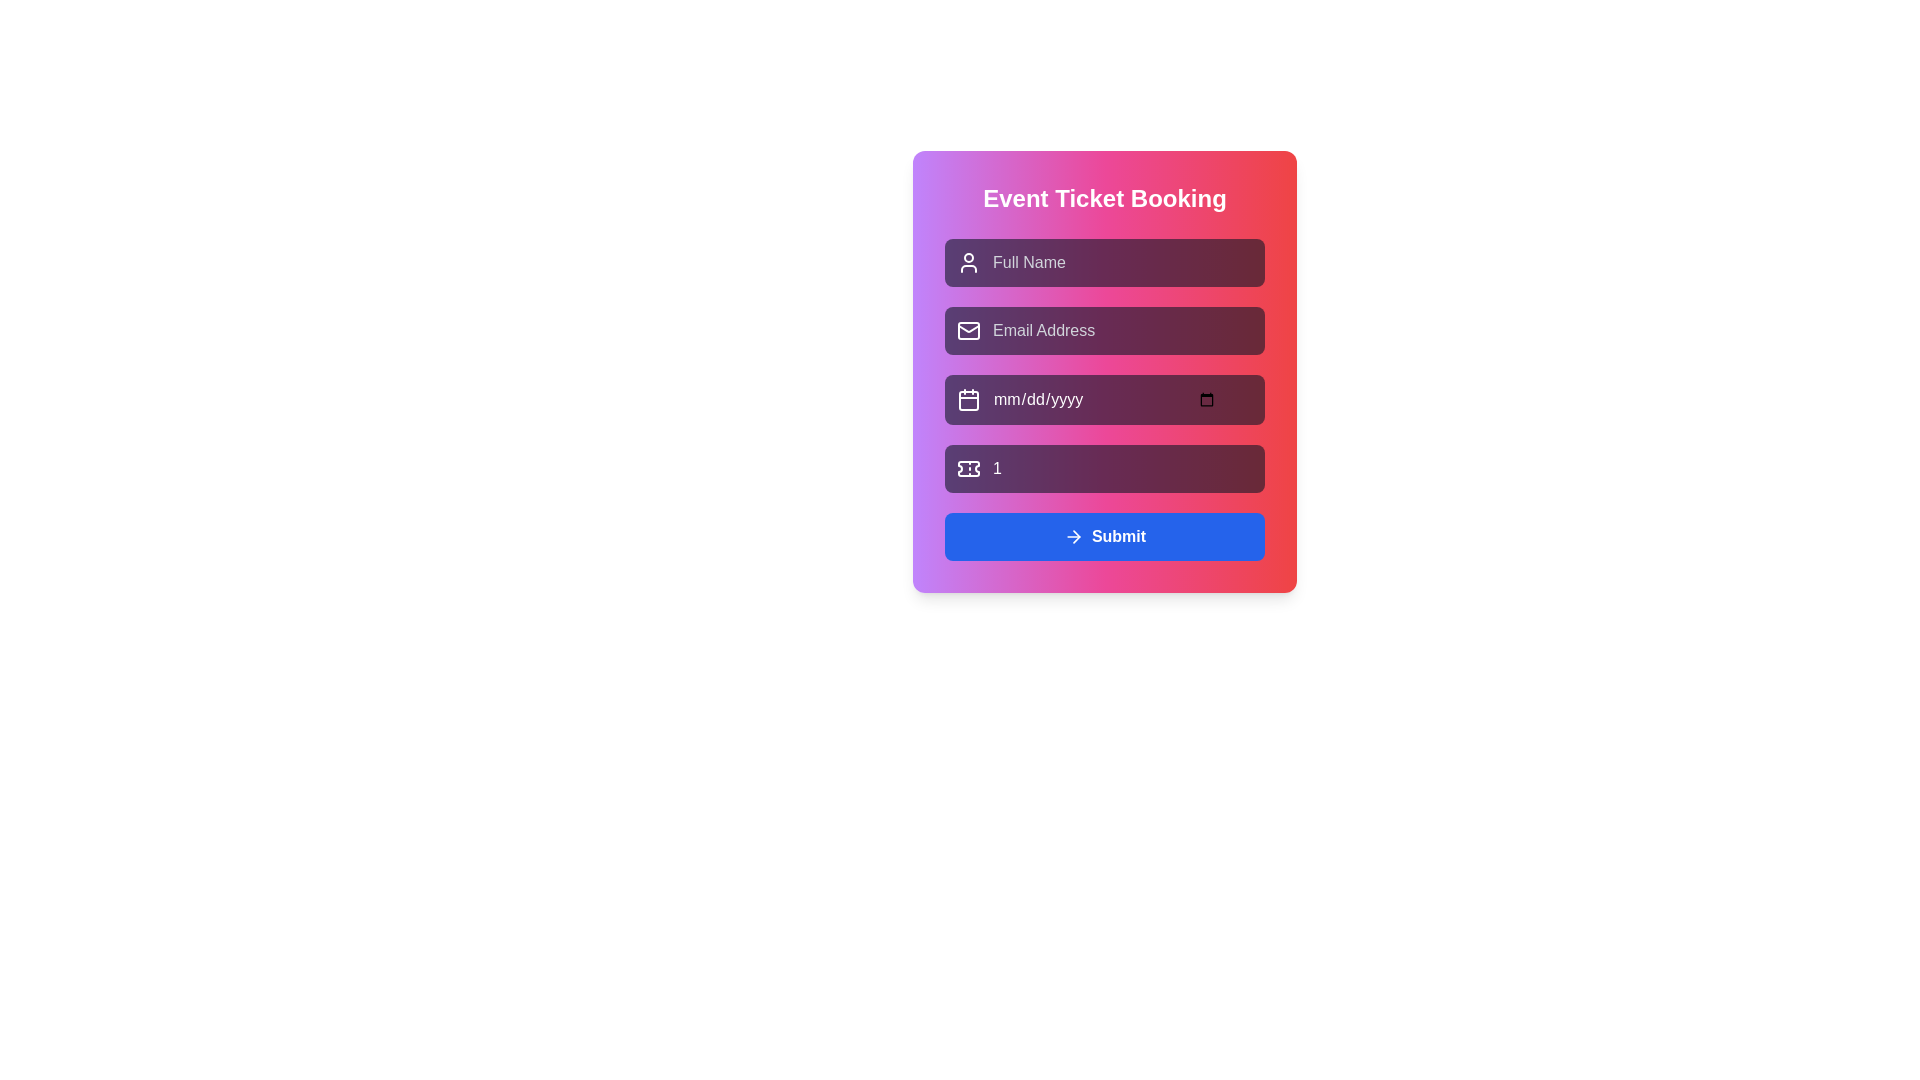 This screenshot has width=1920, height=1080. I want to click on the ticket quantity icon located inside the purple-highlighted text field of the Event Ticket Booking form, positioned at the far left side, so click(969, 469).